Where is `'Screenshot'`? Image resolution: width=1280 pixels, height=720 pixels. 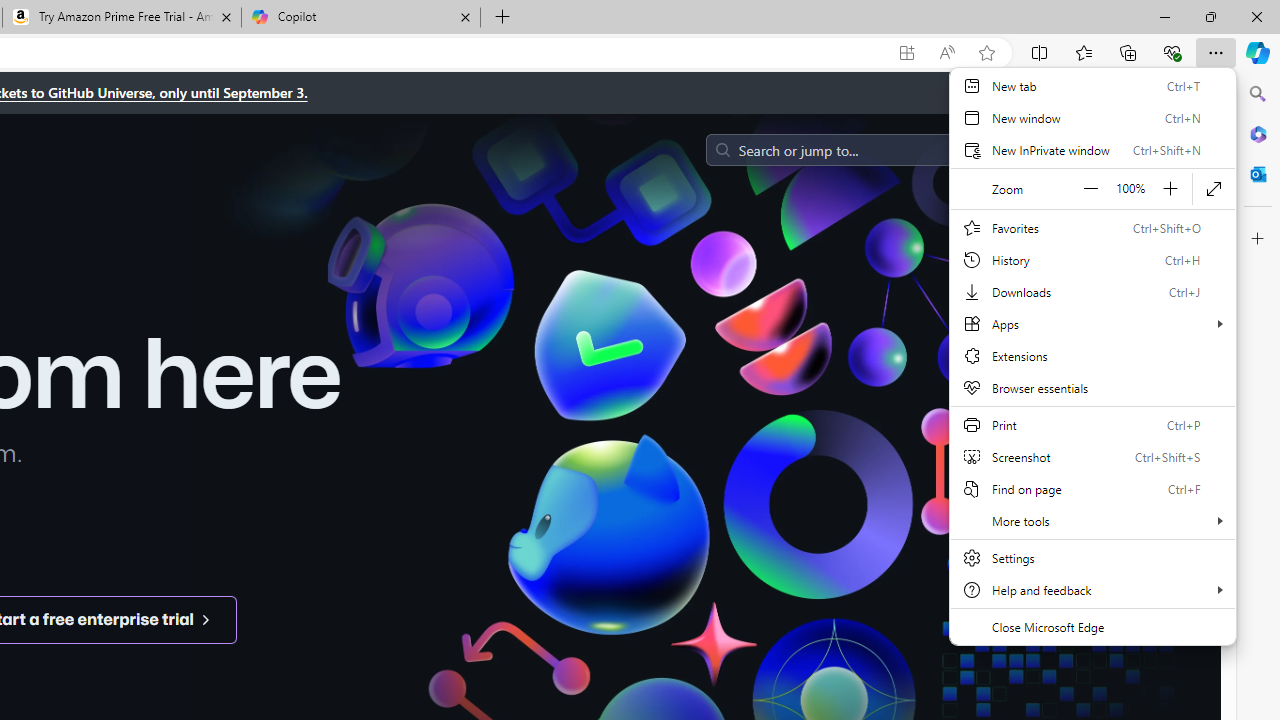 'Screenshot' is located at coordinates (1092, 456).